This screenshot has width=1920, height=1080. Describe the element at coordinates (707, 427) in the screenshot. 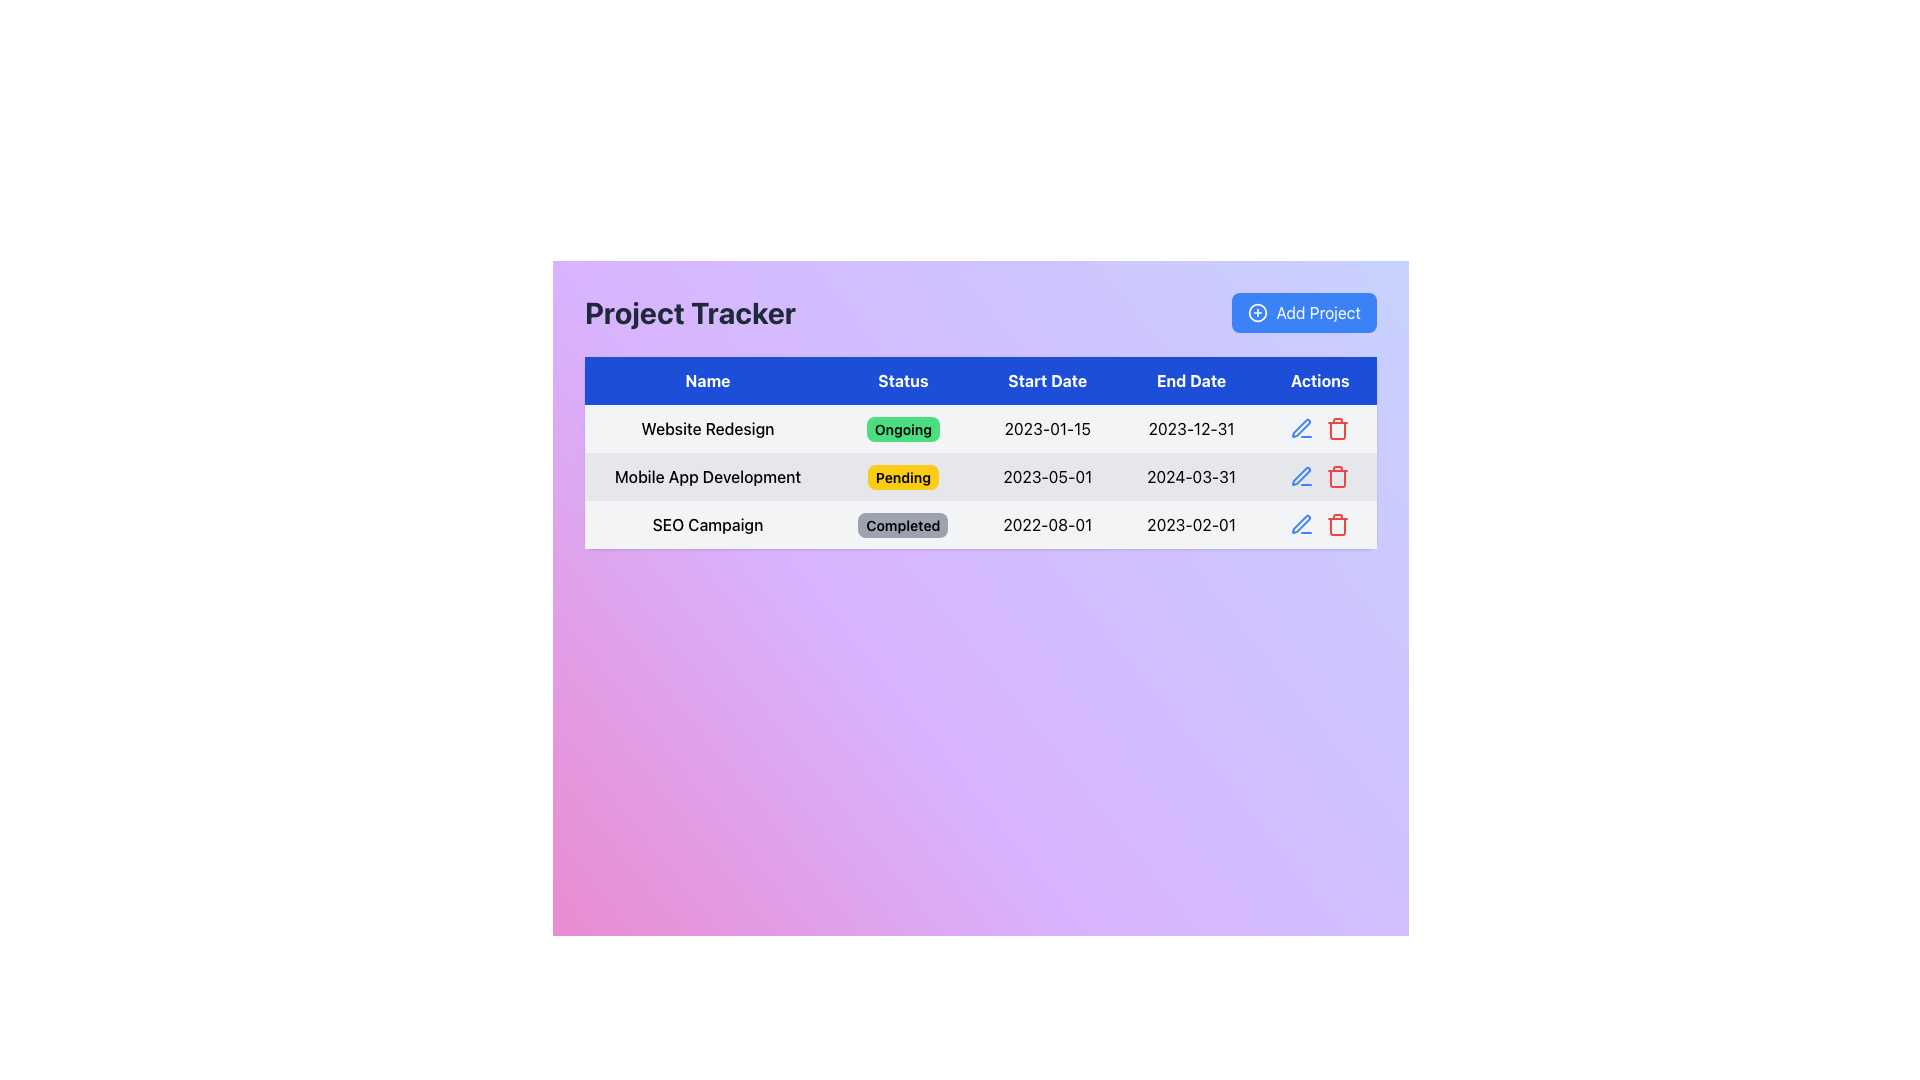

I see `the Static Text Label displaying the project name 'Website Redesign' located in the top row of the data table under the header column labeled 'Name'` at that location.